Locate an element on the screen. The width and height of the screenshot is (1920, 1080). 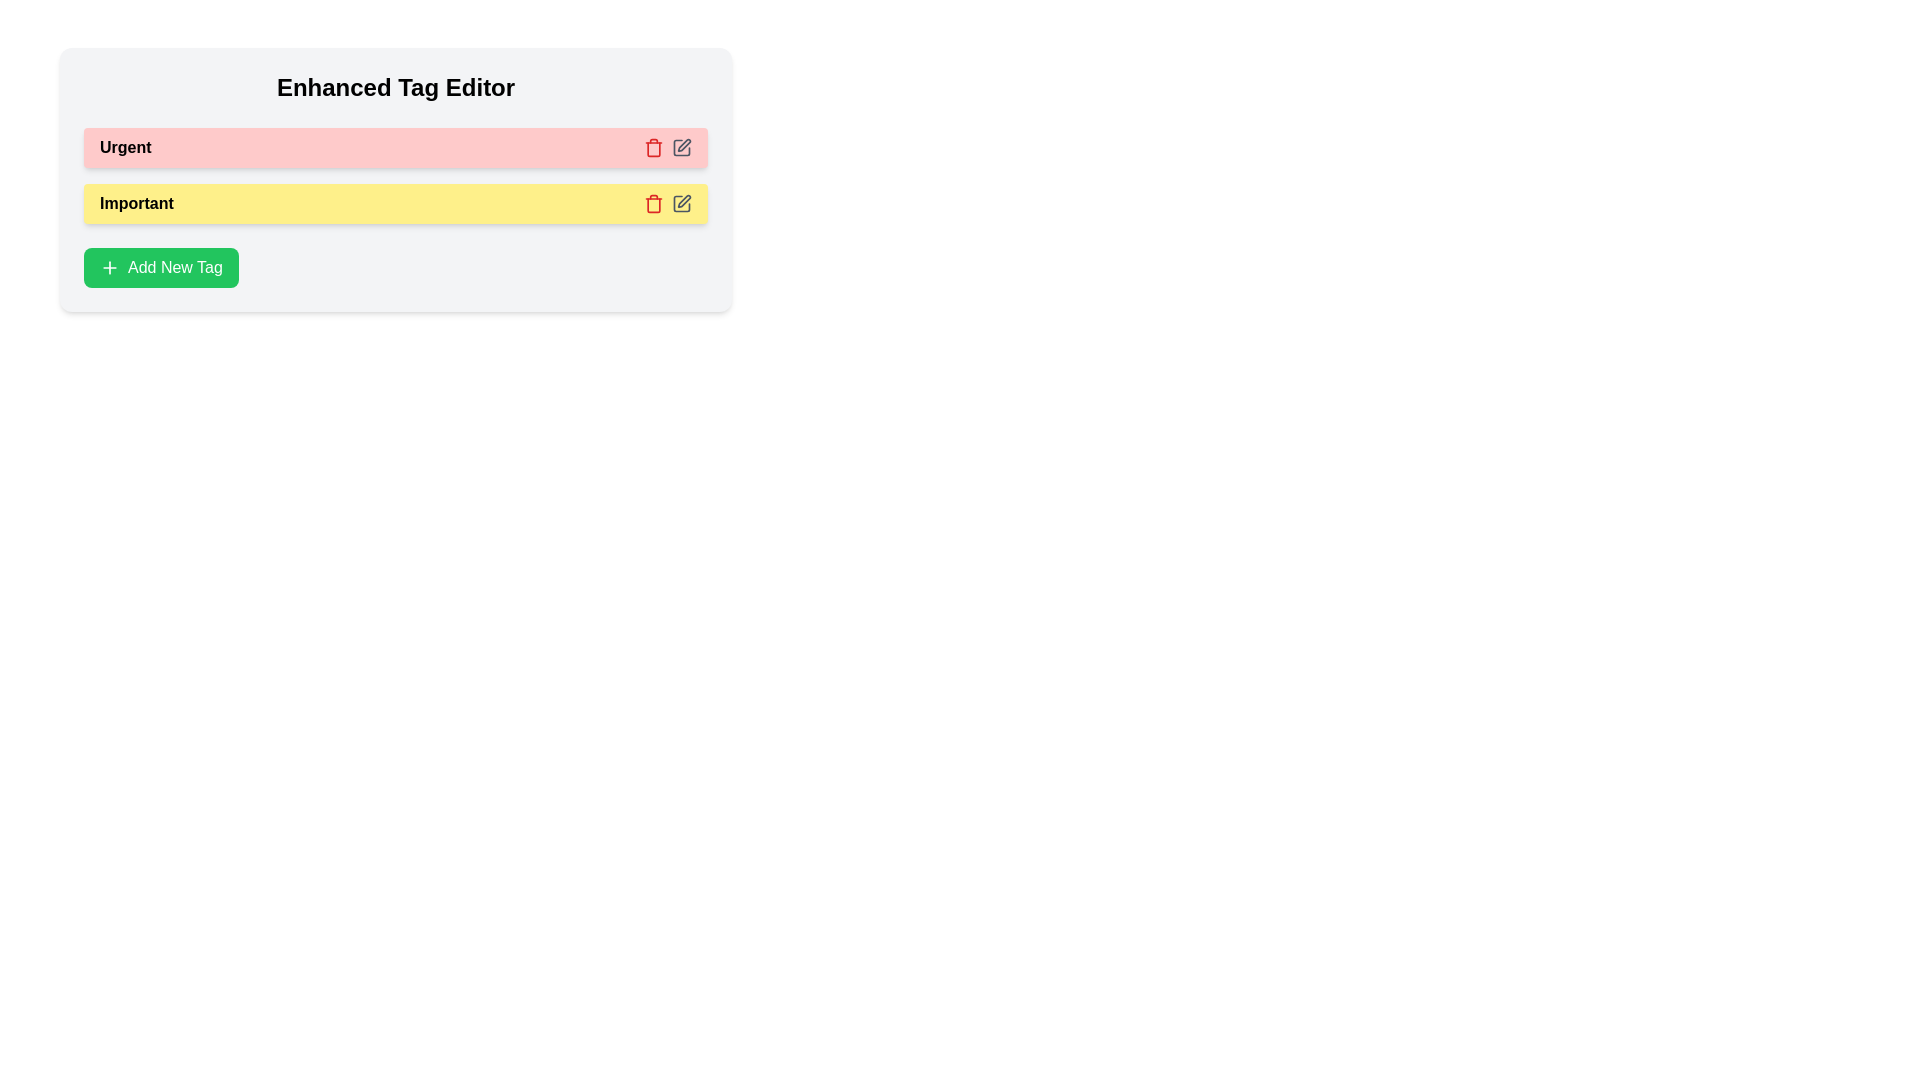
the pencil icon button, which is the second from the right in a horizontal row of buttons, to initiate editing is located at coordinates (681, 204).